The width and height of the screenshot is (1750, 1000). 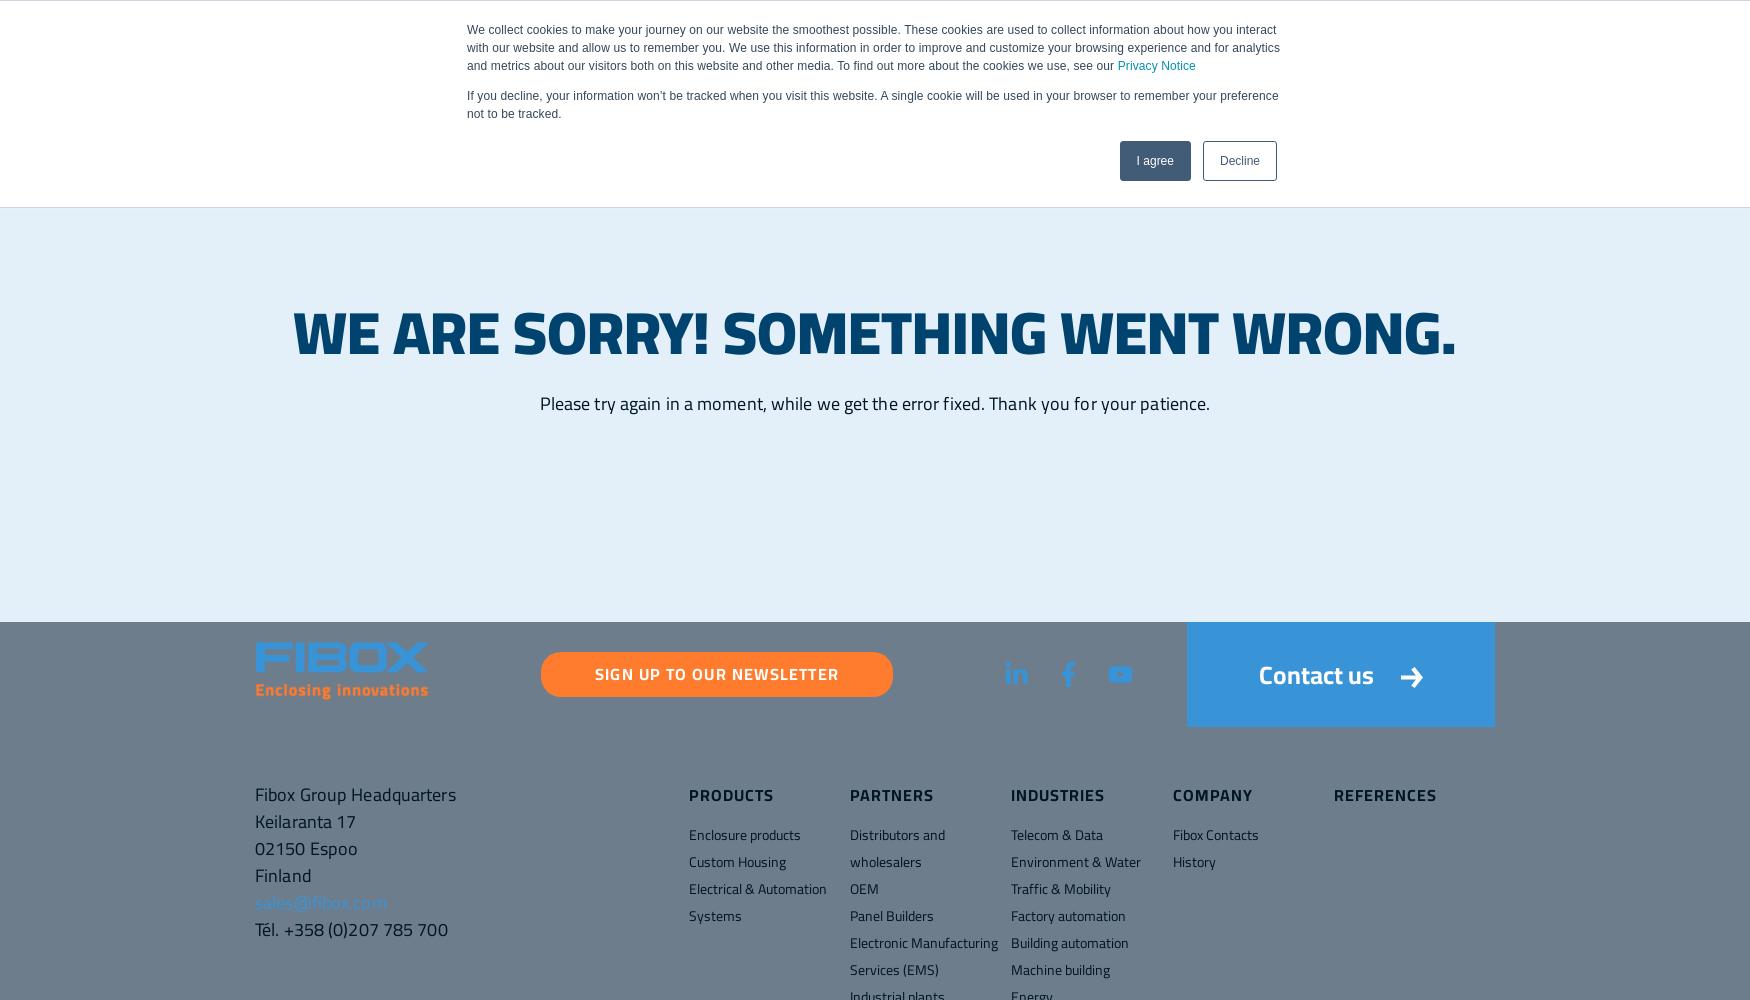 I want to click on 'We are sorry! Something went wrong.', so click(x=875, y=331).